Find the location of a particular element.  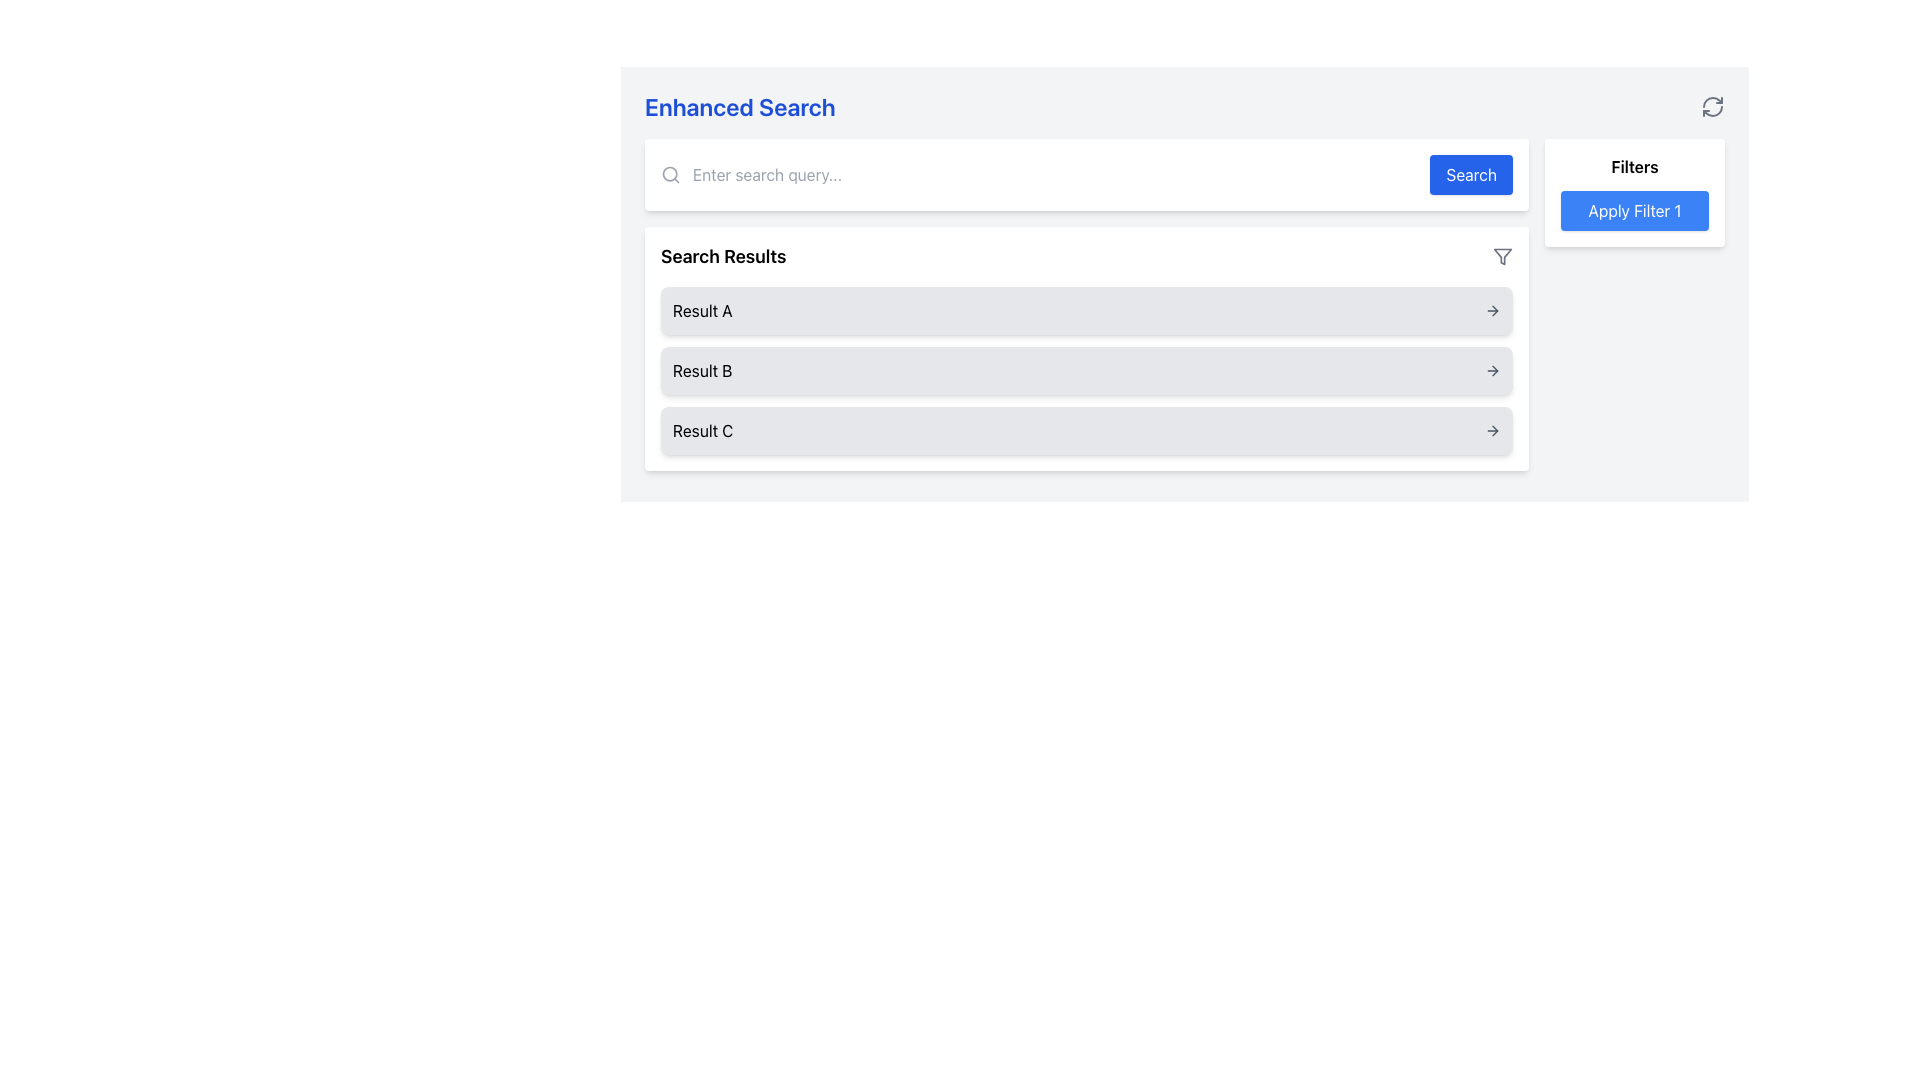

the right-pointing triangle within the arrow icon next to the list item labeled 'Result A' in the 'Search Results' section is located at coordinates (1494, 311).